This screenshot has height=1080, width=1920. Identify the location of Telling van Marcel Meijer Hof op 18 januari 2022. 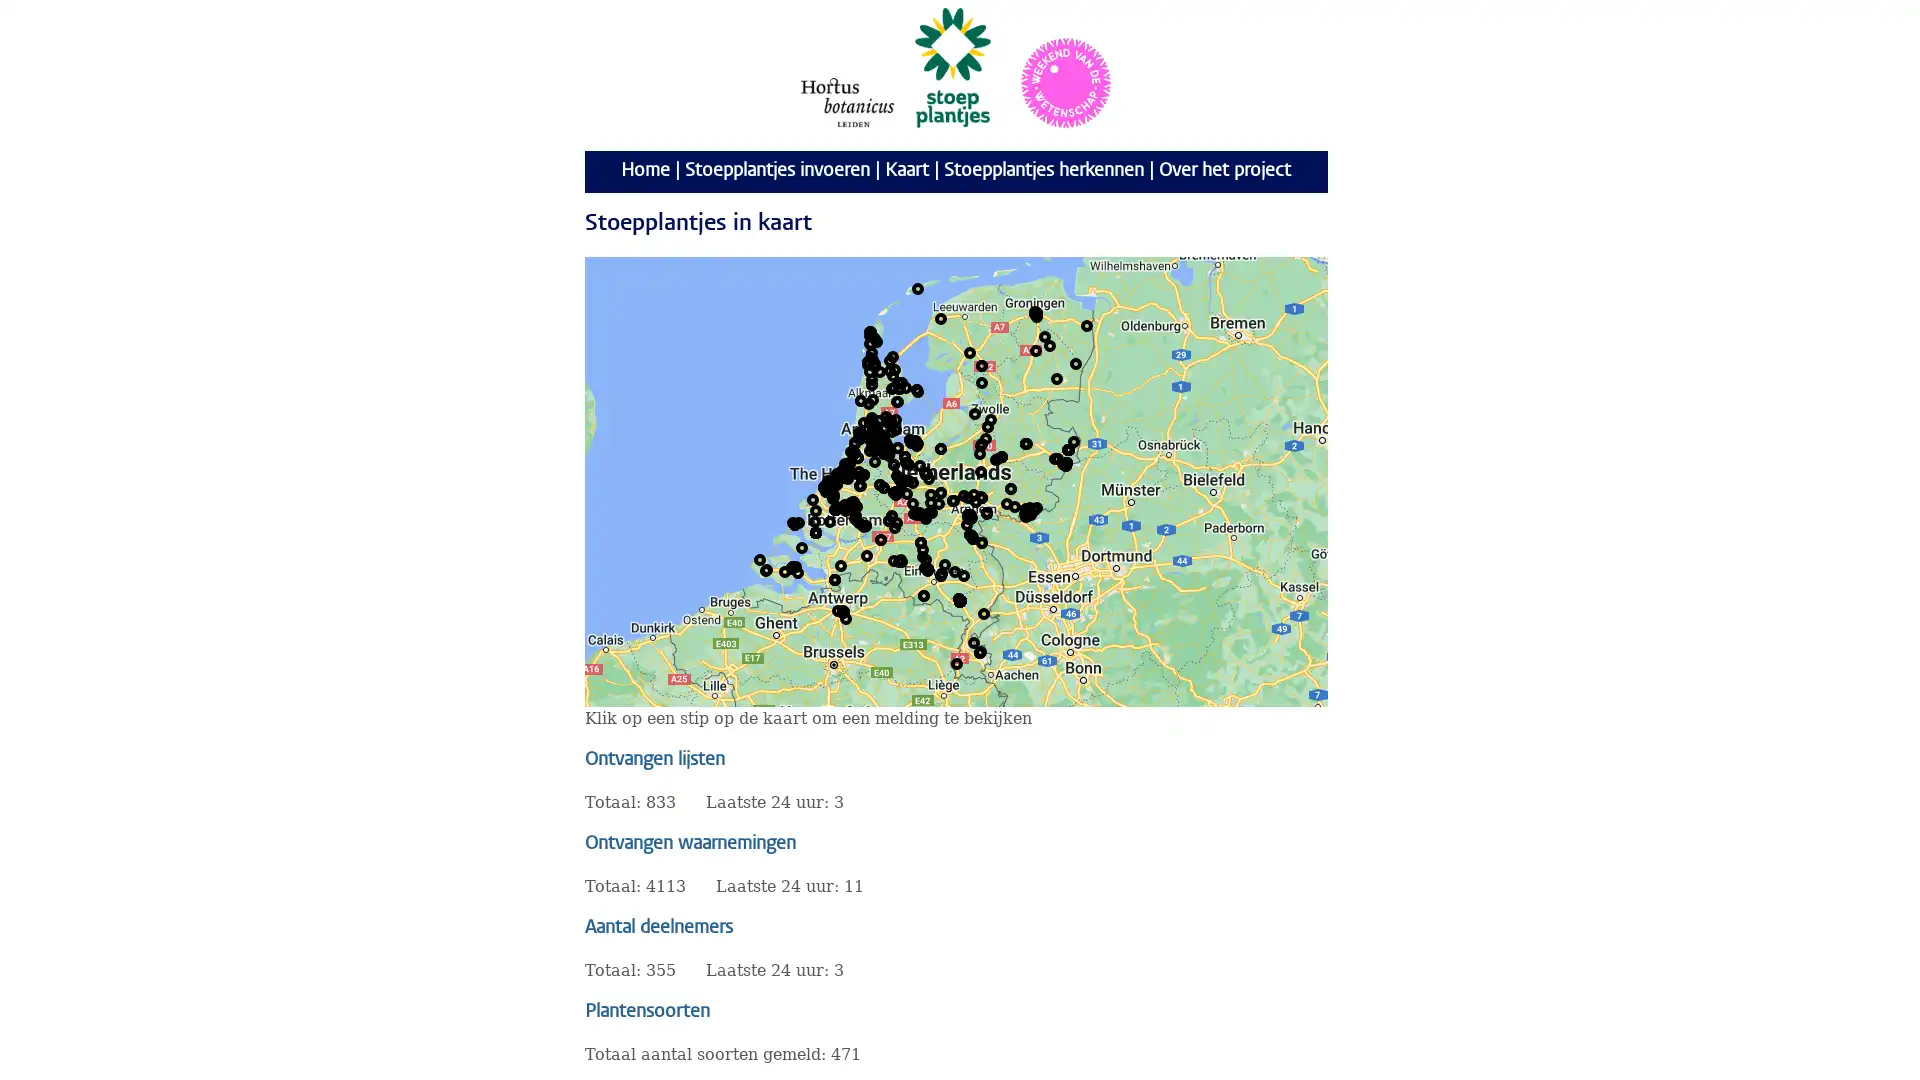
(1064, 465).